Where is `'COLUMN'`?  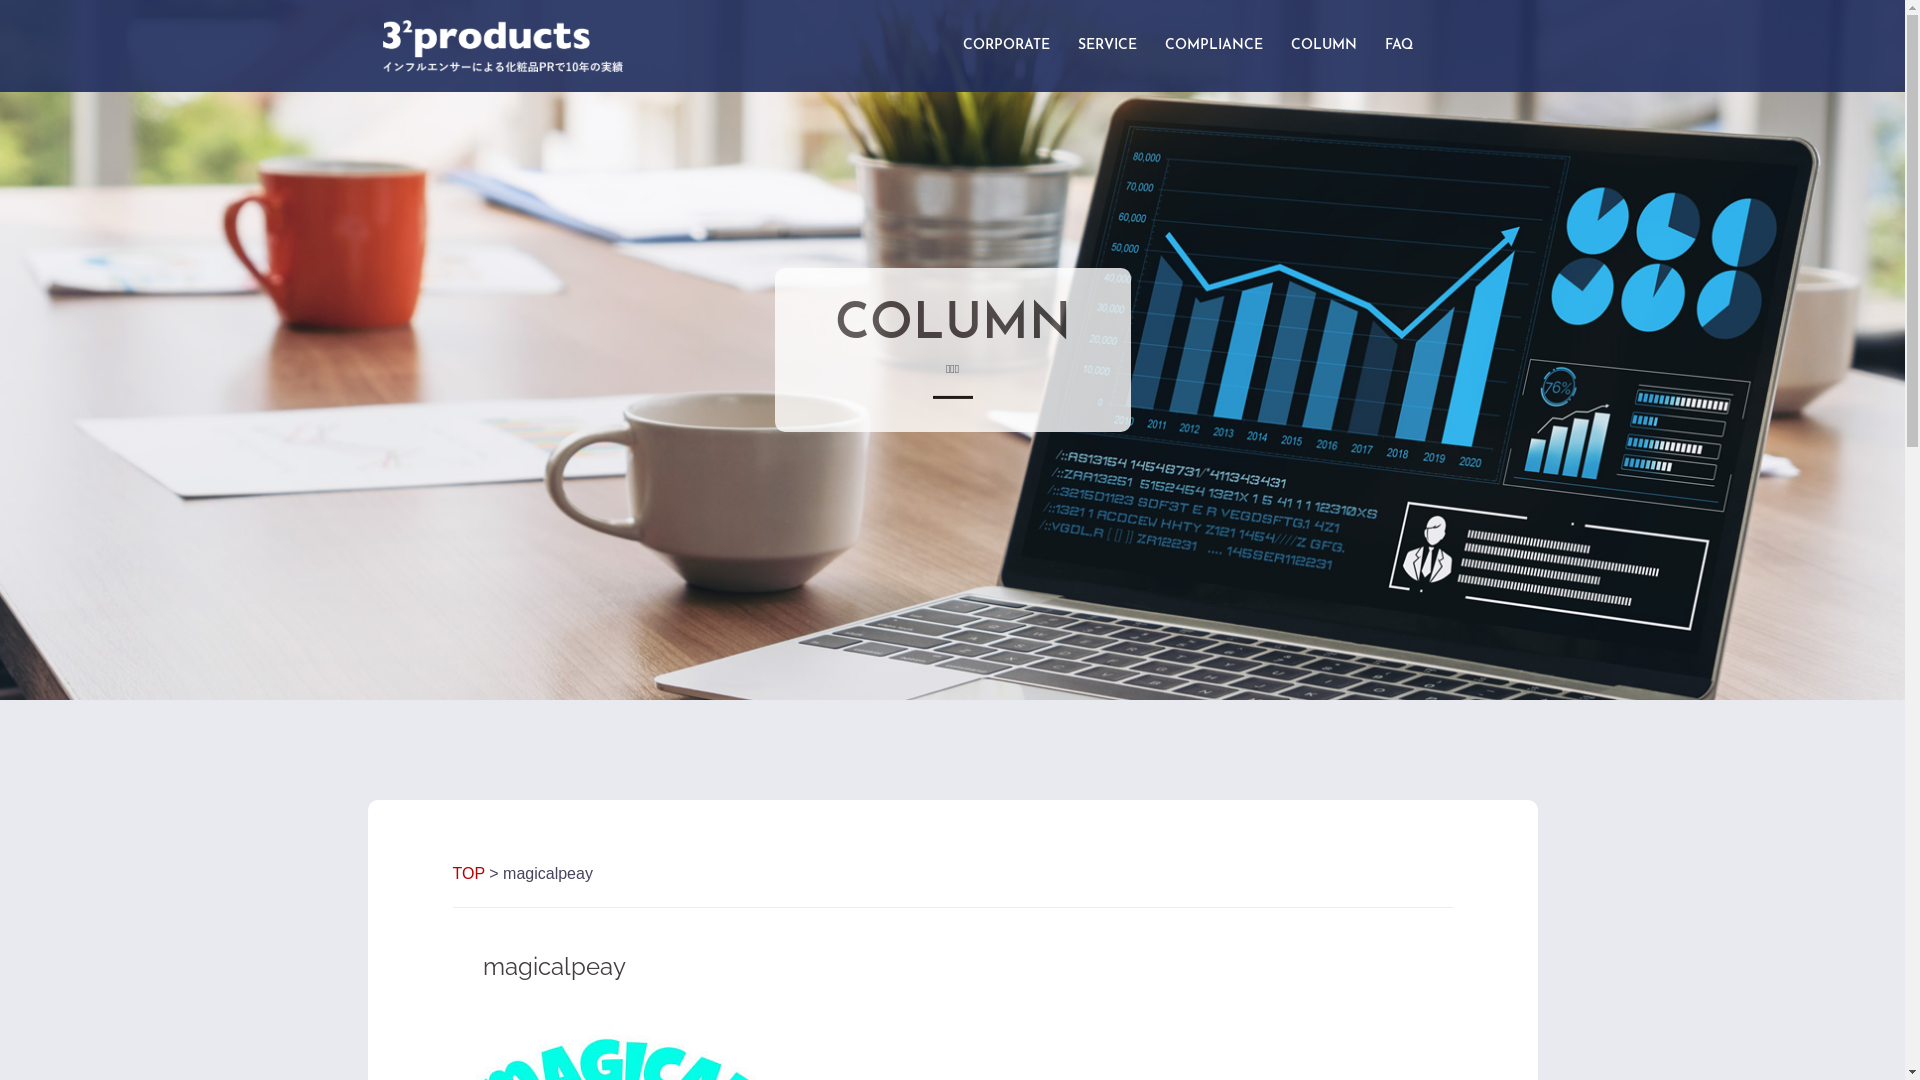
'COLUMN' is located at coordinates (1323, 45).